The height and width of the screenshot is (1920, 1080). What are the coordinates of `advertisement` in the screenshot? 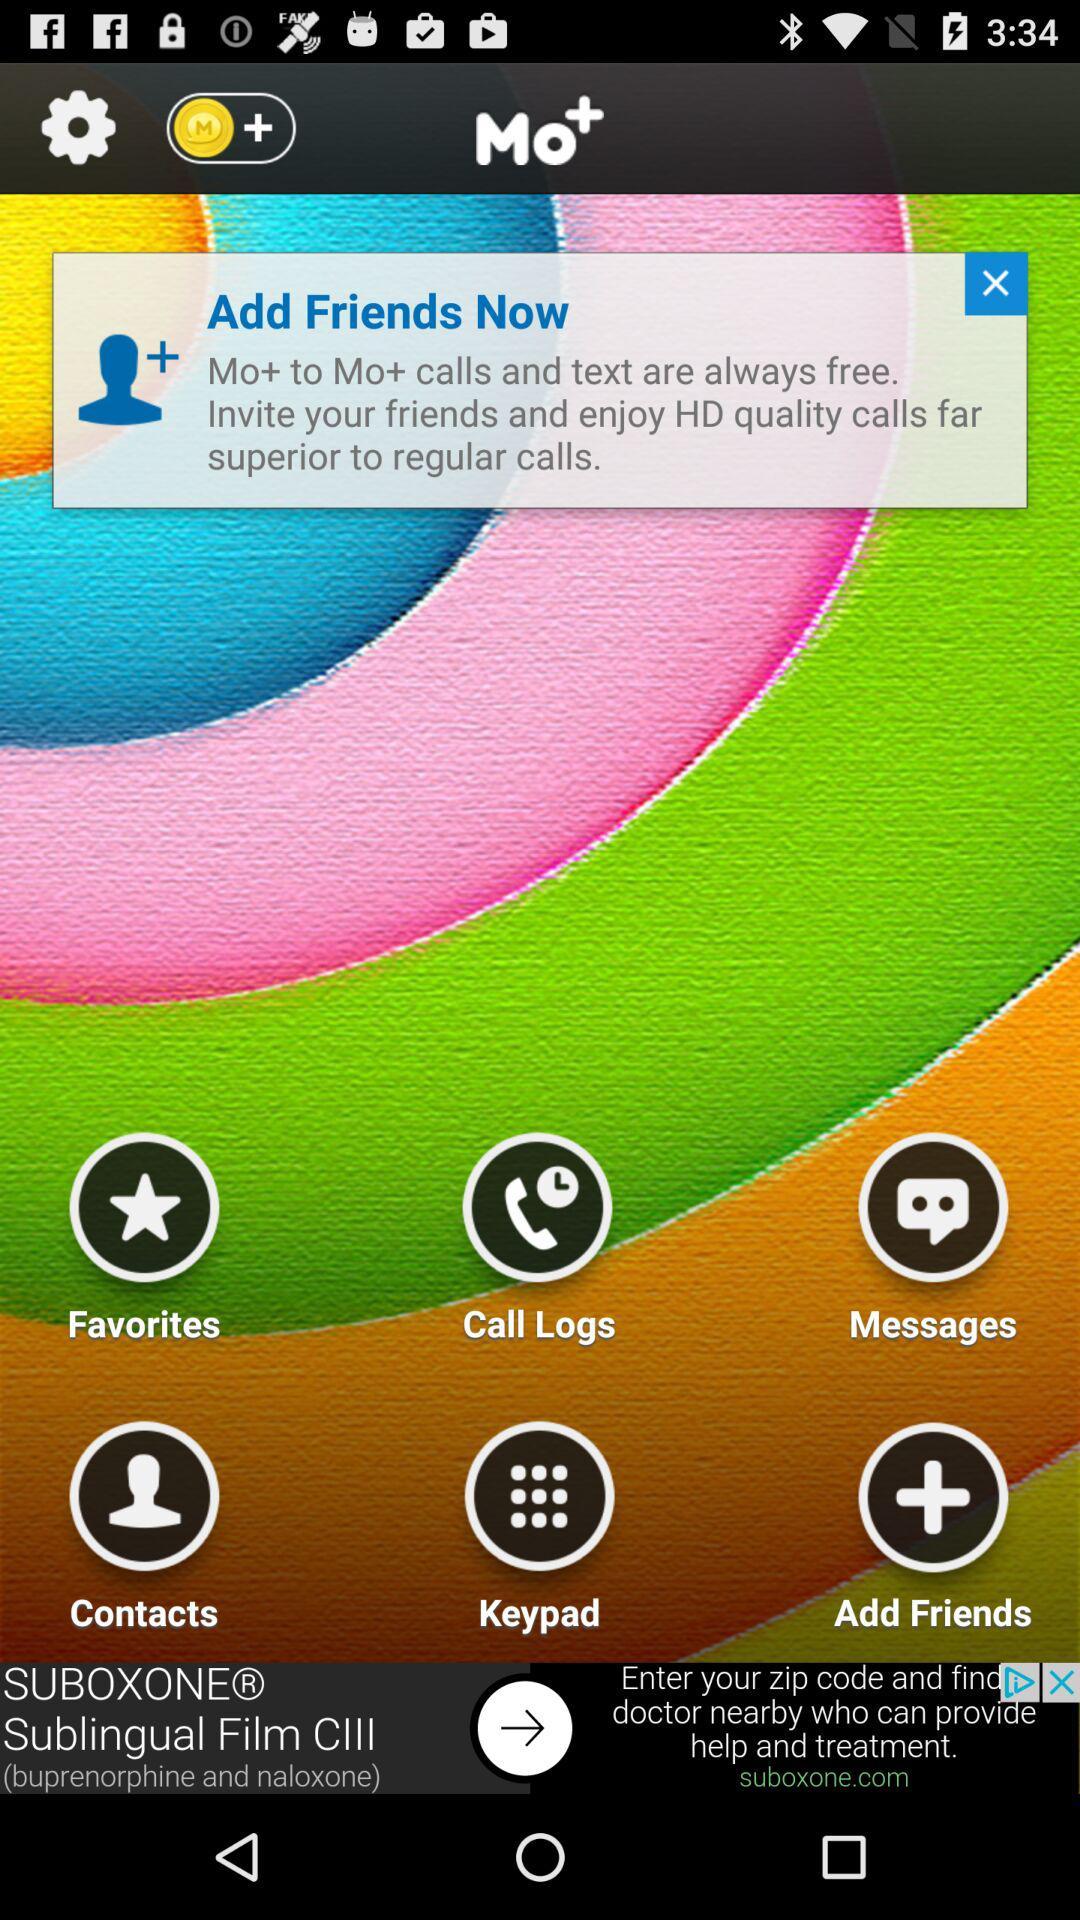 It's located at (540, 1727).